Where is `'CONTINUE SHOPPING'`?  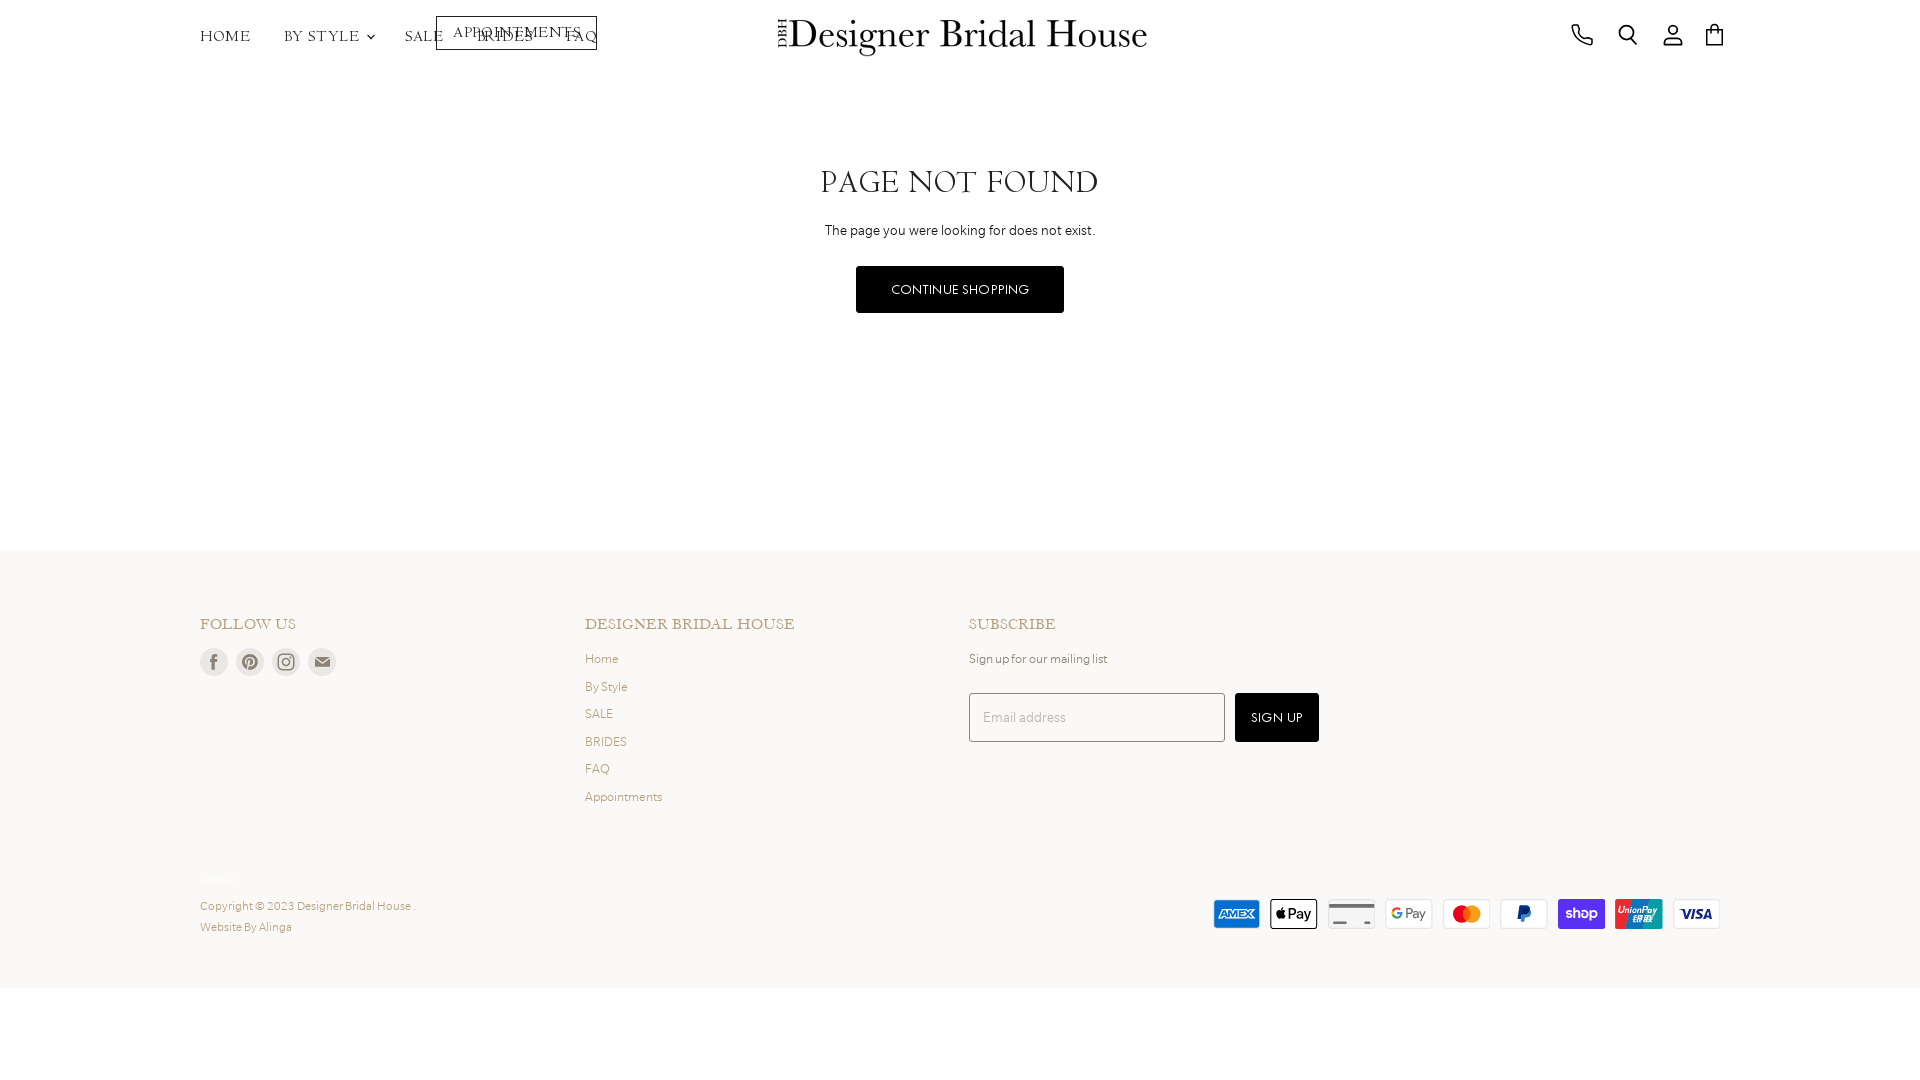
'CONTINUE SHOPPING' is located at coordinates (960, 289).